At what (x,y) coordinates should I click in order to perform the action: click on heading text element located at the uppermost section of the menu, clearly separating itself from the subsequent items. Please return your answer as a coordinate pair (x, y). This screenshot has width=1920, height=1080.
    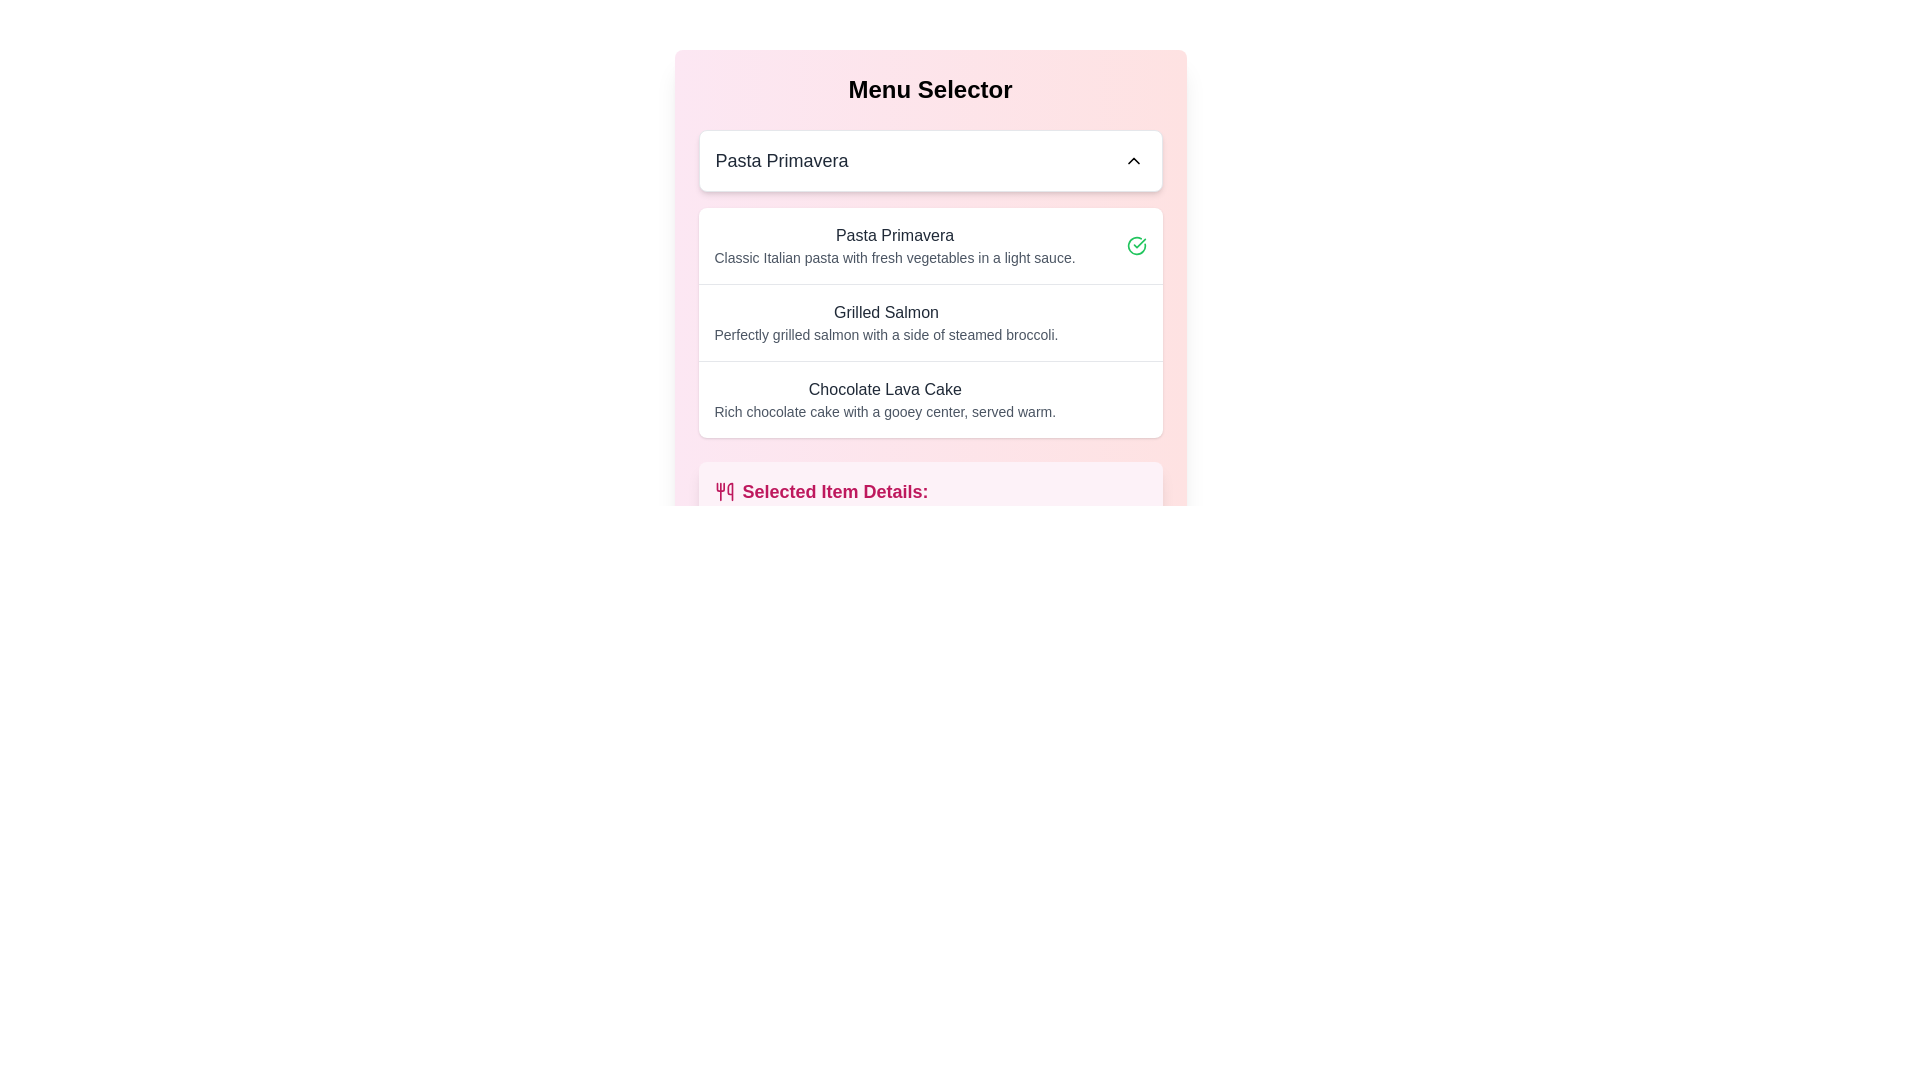
    Looking at the image, I should click on (929, 88).